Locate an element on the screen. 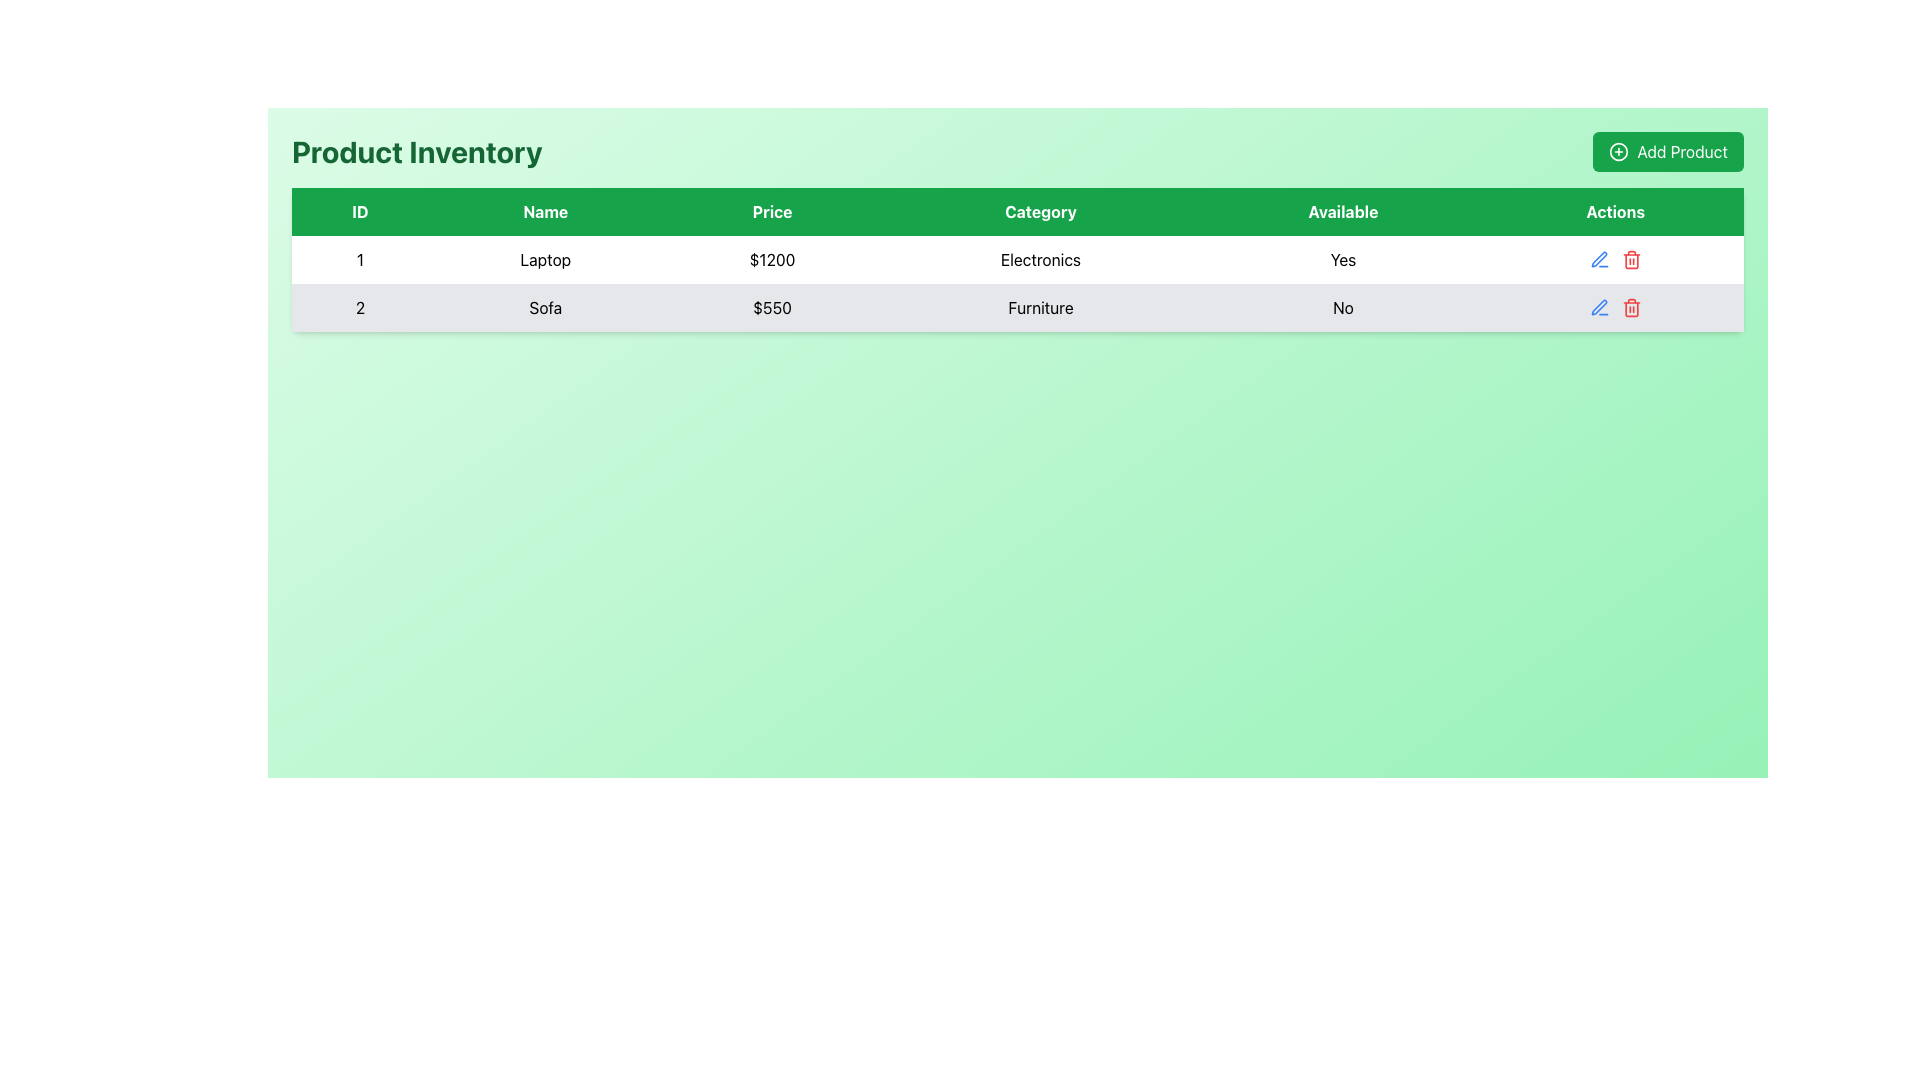 The height and width of the screenshot is (1080, 1920). the 'Add Product' button with a green background and rounded edges located at the top-right corner of the 'Product Inventory' section is located at coordinates (1668, 150).